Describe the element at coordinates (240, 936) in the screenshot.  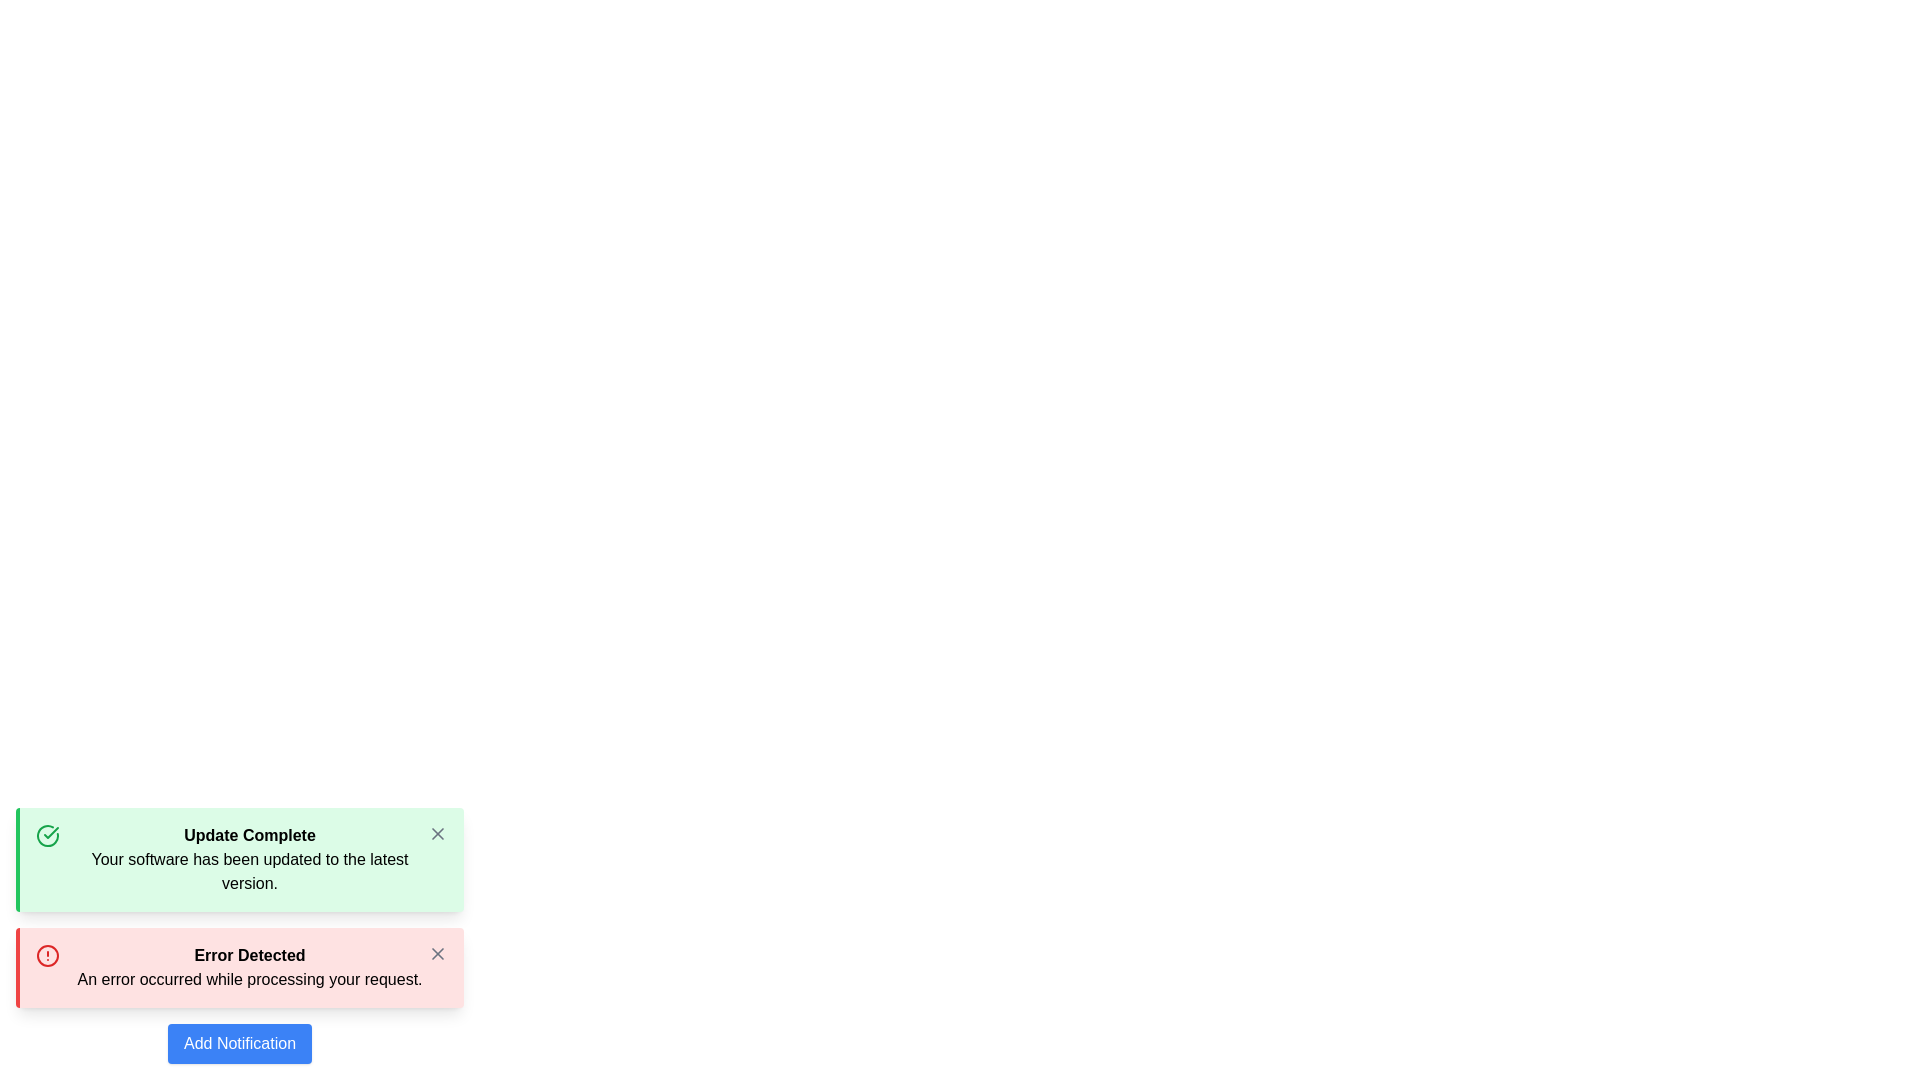
I see `the close button on the error notification panel located above the 'Add Notification' button and below the 'Update Complete' notification` at that location.